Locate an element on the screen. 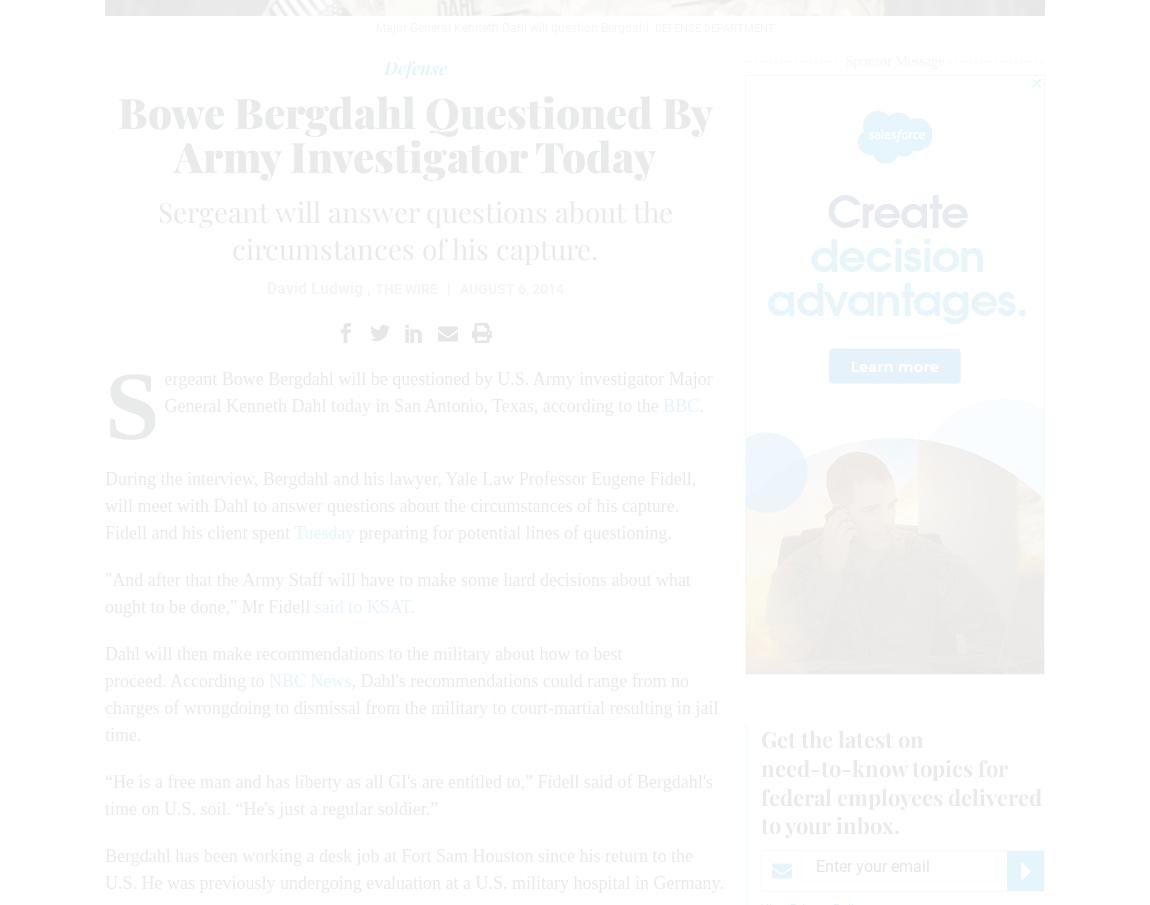 This screenshot has width=1150, height=905. 'The Wire' is located at coordinates (405, 288).